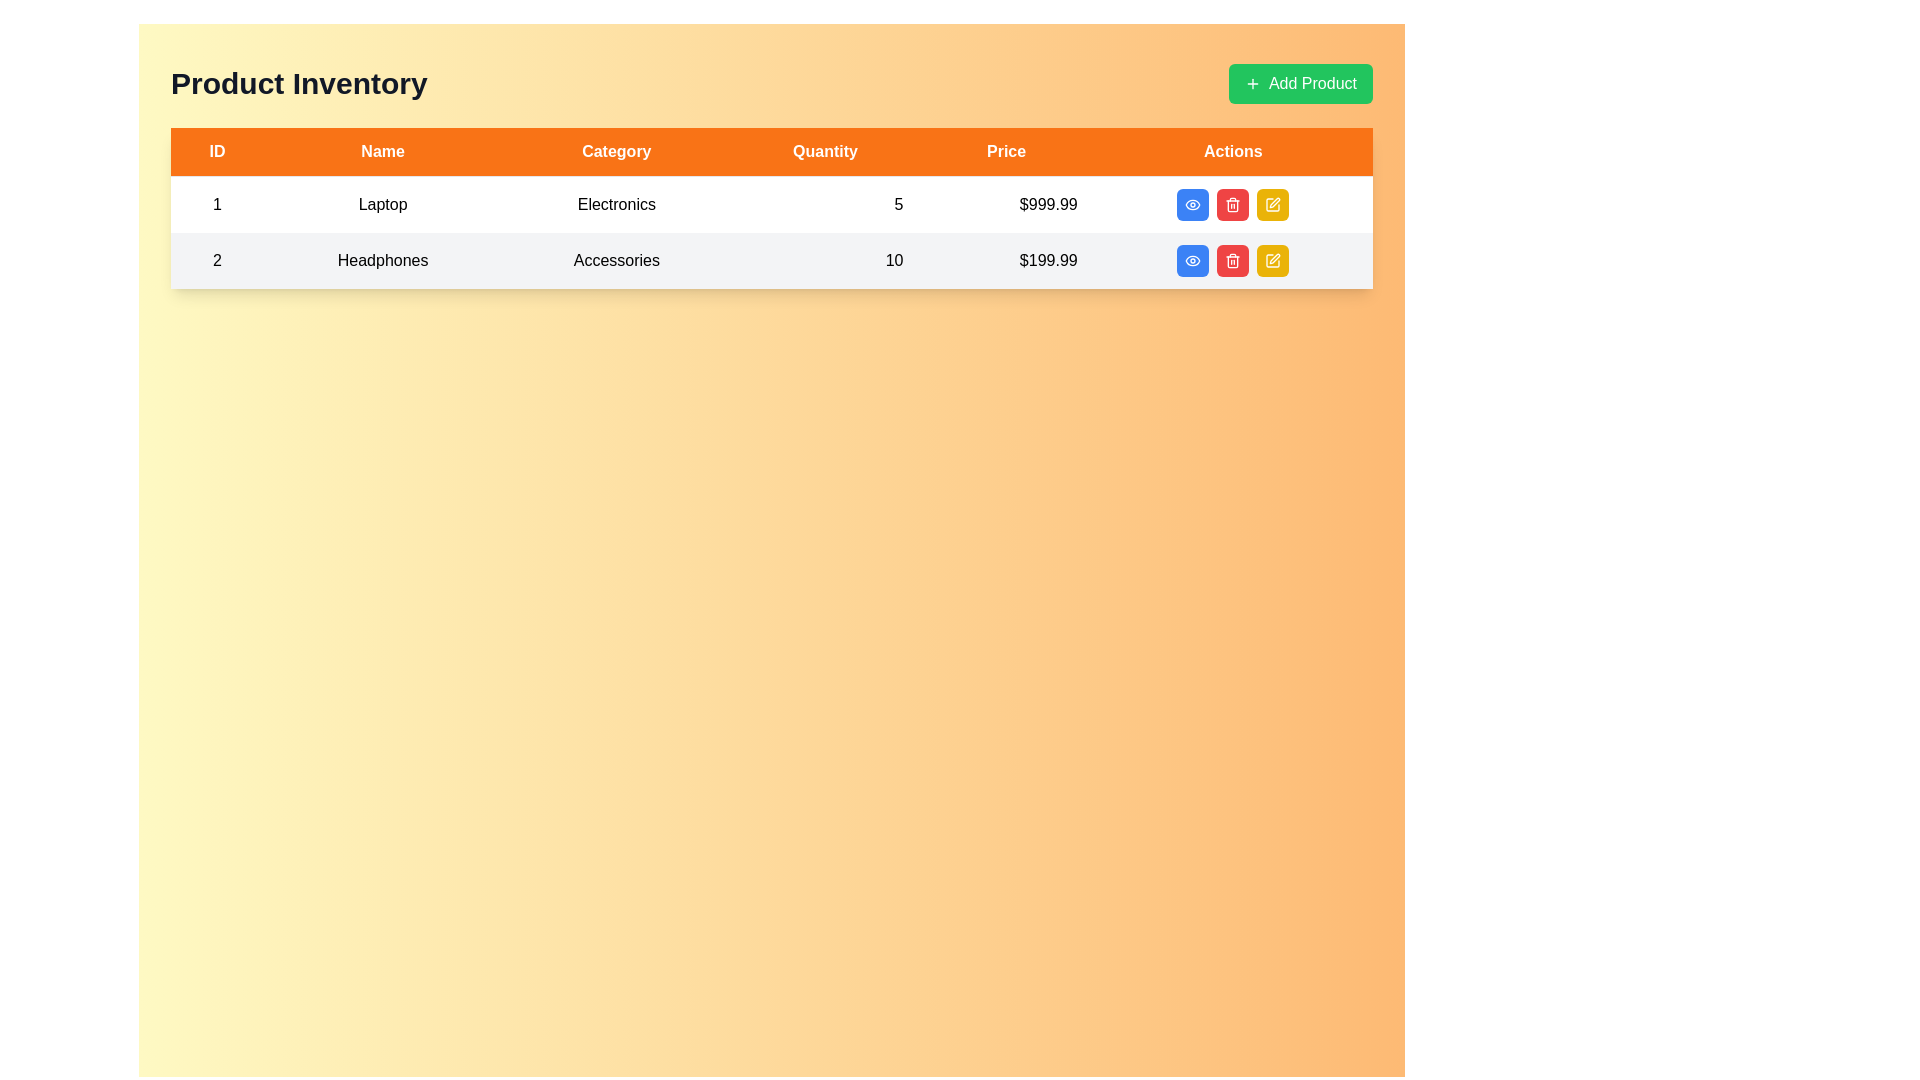  What do you see at coordinates (1232, 204) in the screenshot?
I see `the small, rounded red button with a trash bin icon in the 'Actions' section of the second row to observe the hover effect` at bounding box center [1232, 204].